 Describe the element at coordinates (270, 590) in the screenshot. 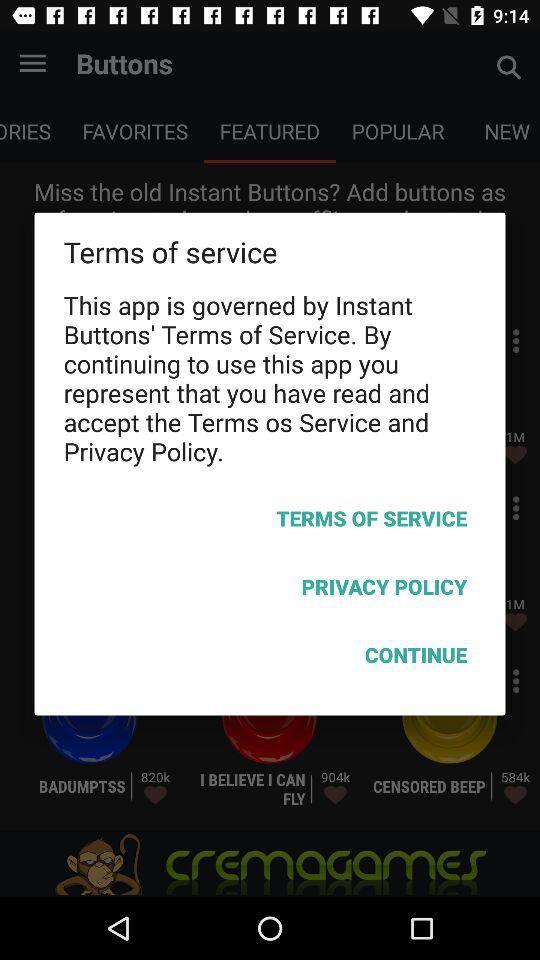

I see `icon below the terms of service` at that location.